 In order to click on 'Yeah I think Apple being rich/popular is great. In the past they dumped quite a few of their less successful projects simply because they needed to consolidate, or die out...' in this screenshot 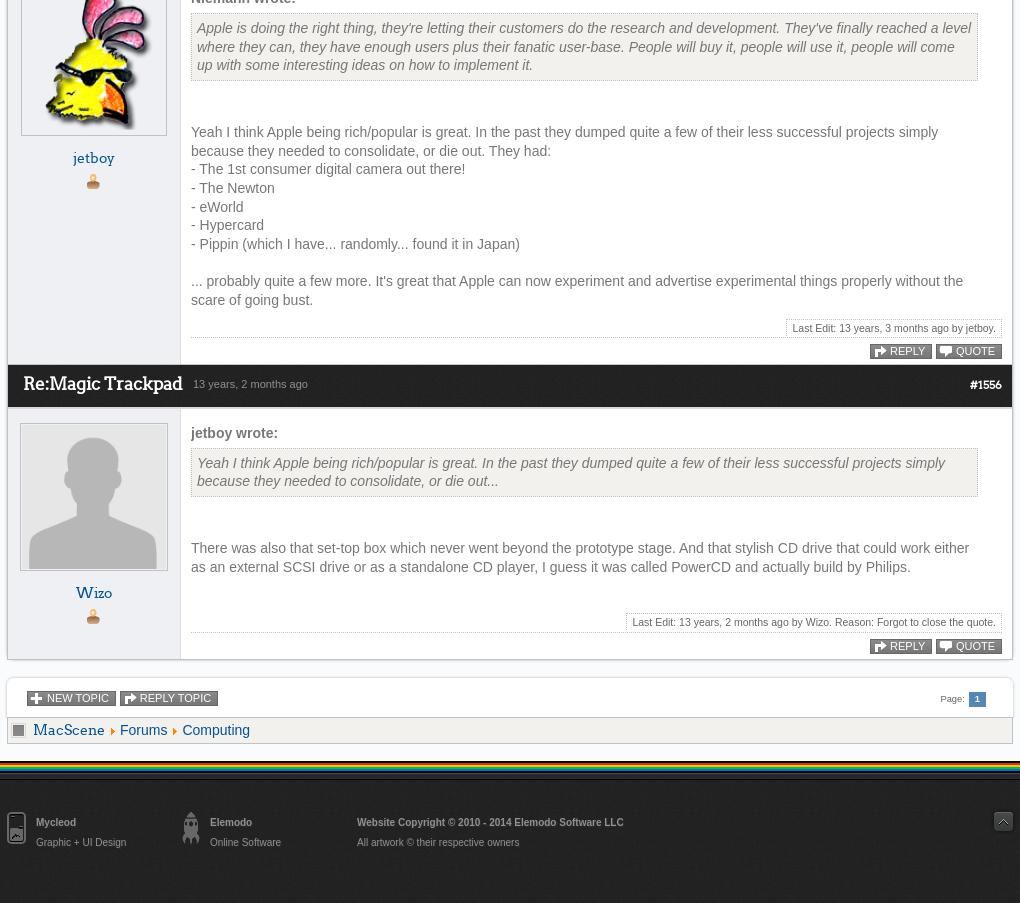, I will do `click(195, 471)`.